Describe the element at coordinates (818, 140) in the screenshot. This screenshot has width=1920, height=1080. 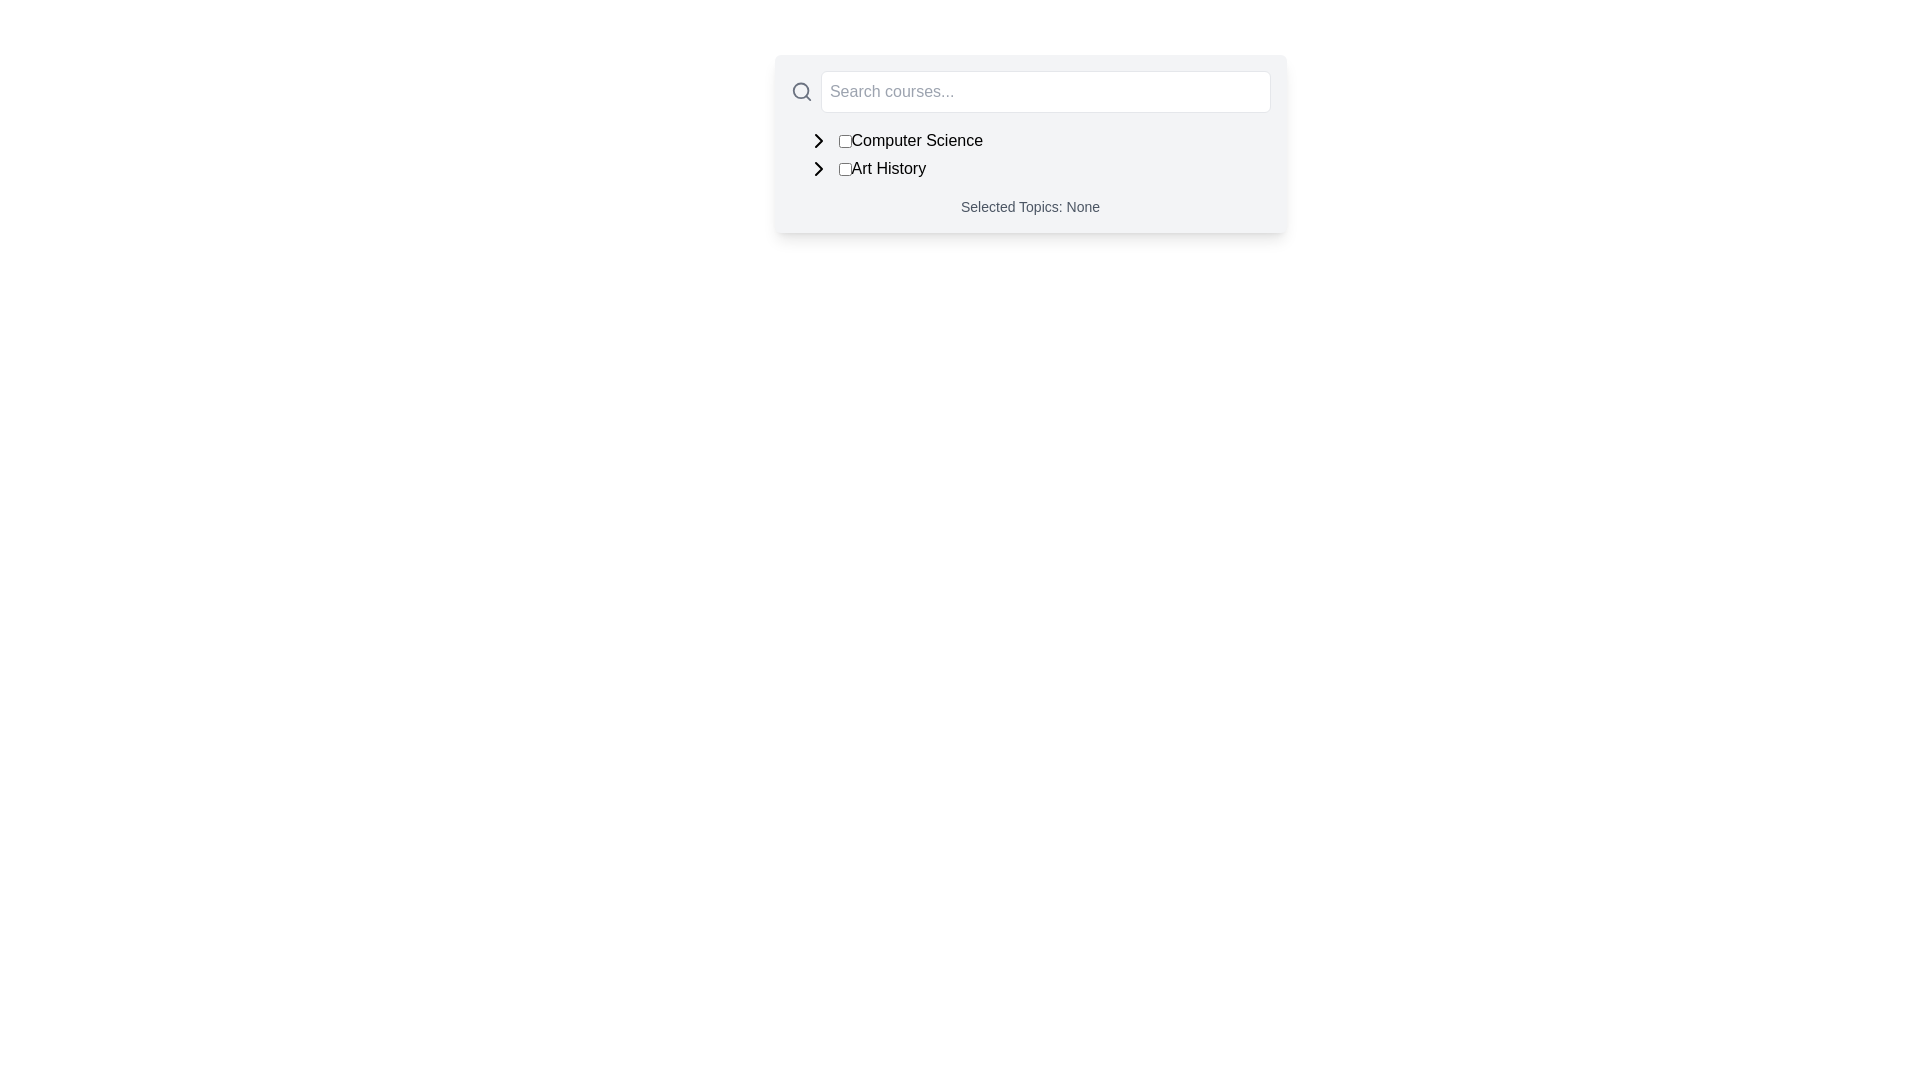
I see `the rightward-pointing chevron icon button associated with the 'Computer Science' label` at that location.